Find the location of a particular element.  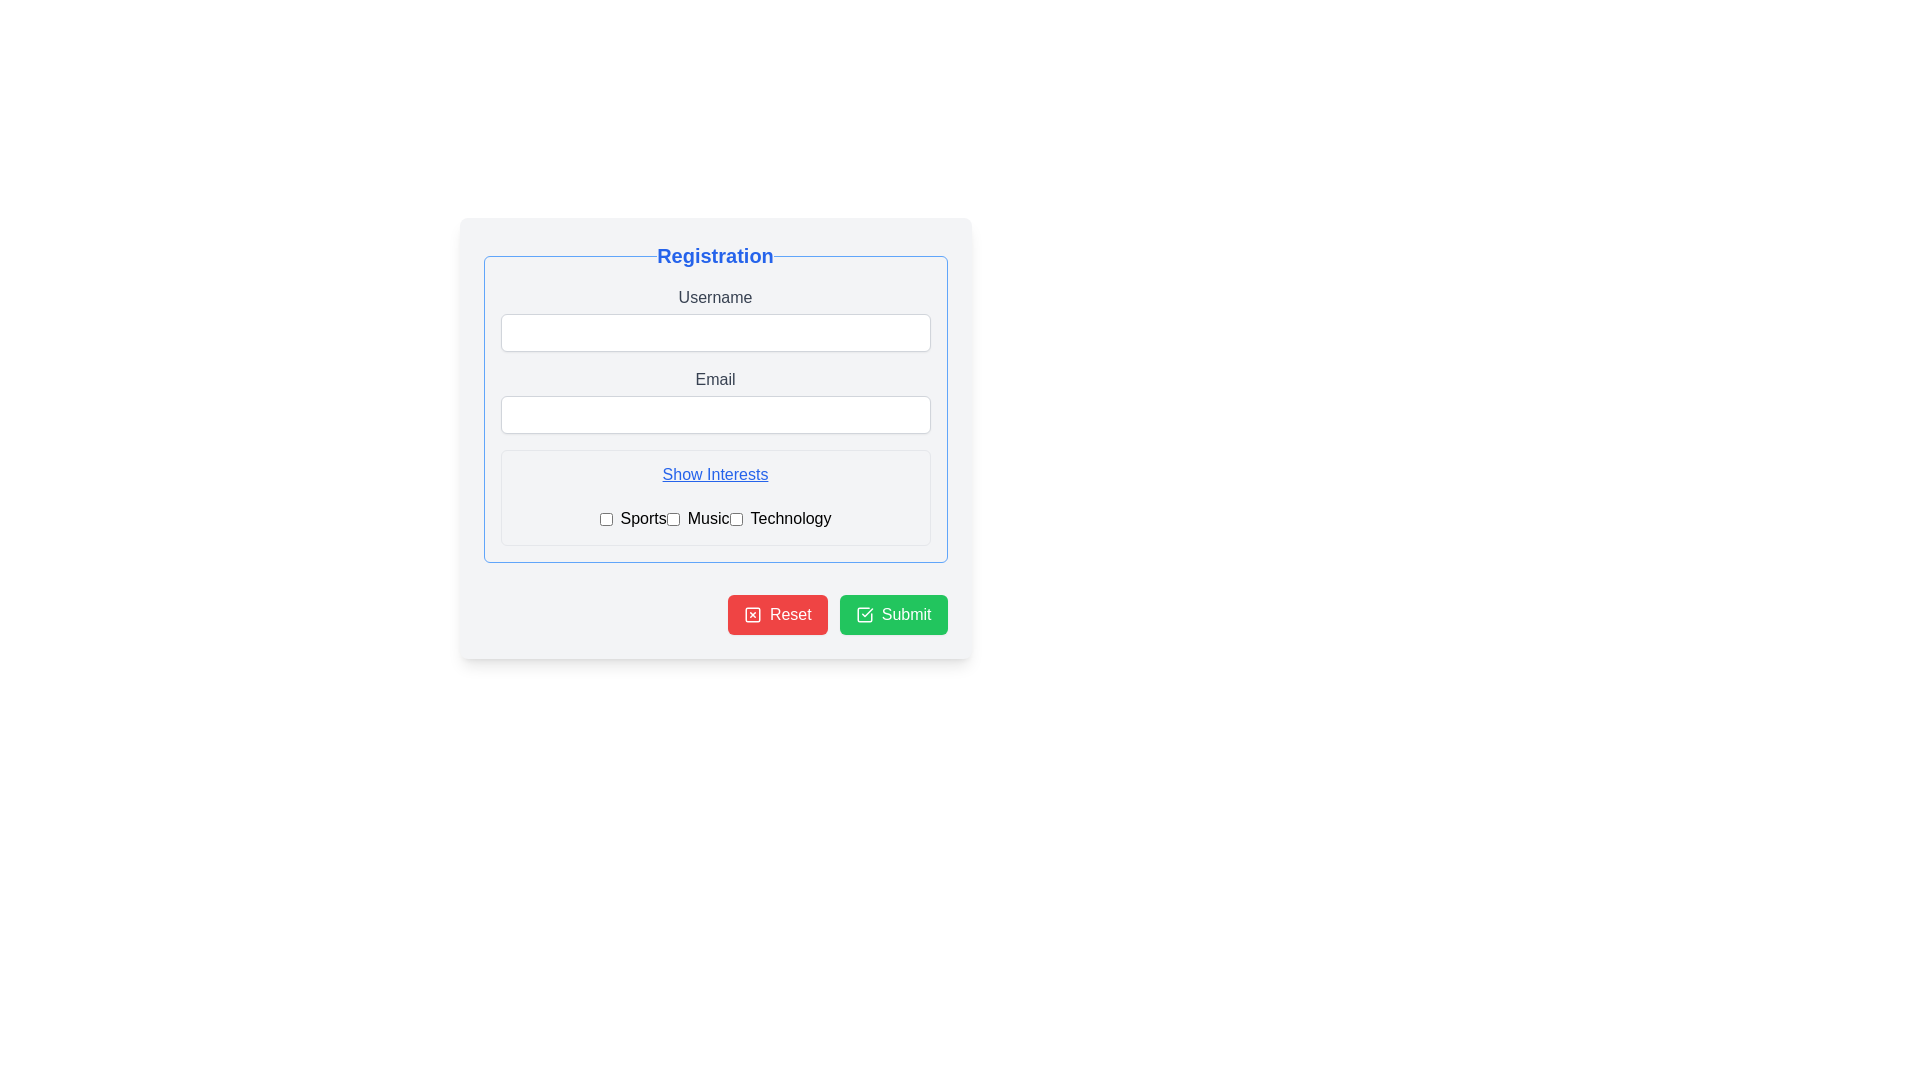

the standard checkbox styled for a form is located at coordinates (604, 518).